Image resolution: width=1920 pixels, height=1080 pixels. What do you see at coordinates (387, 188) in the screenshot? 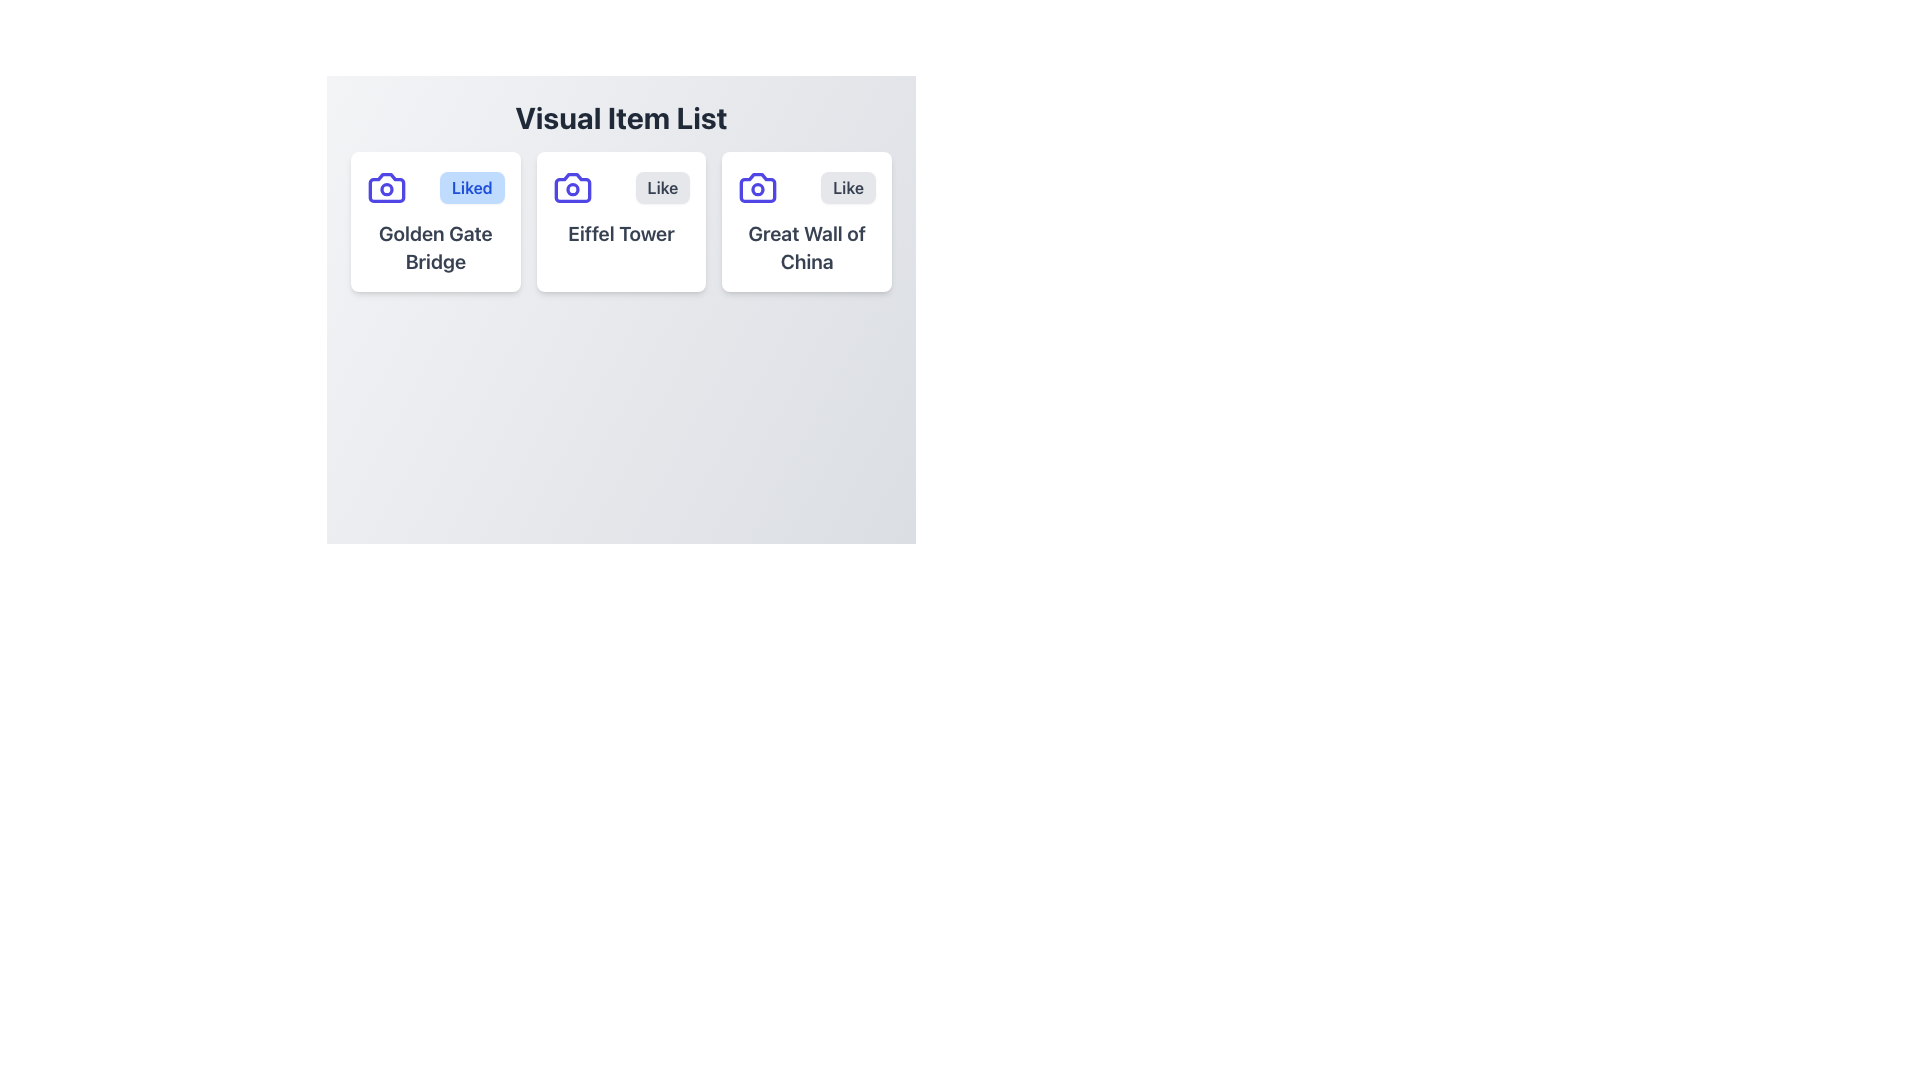
I see `the purple camera icon located in the 'Golden Gate Bridge' card, positioned slightly above and to the left of the text label` at bounding box center [387, 188].